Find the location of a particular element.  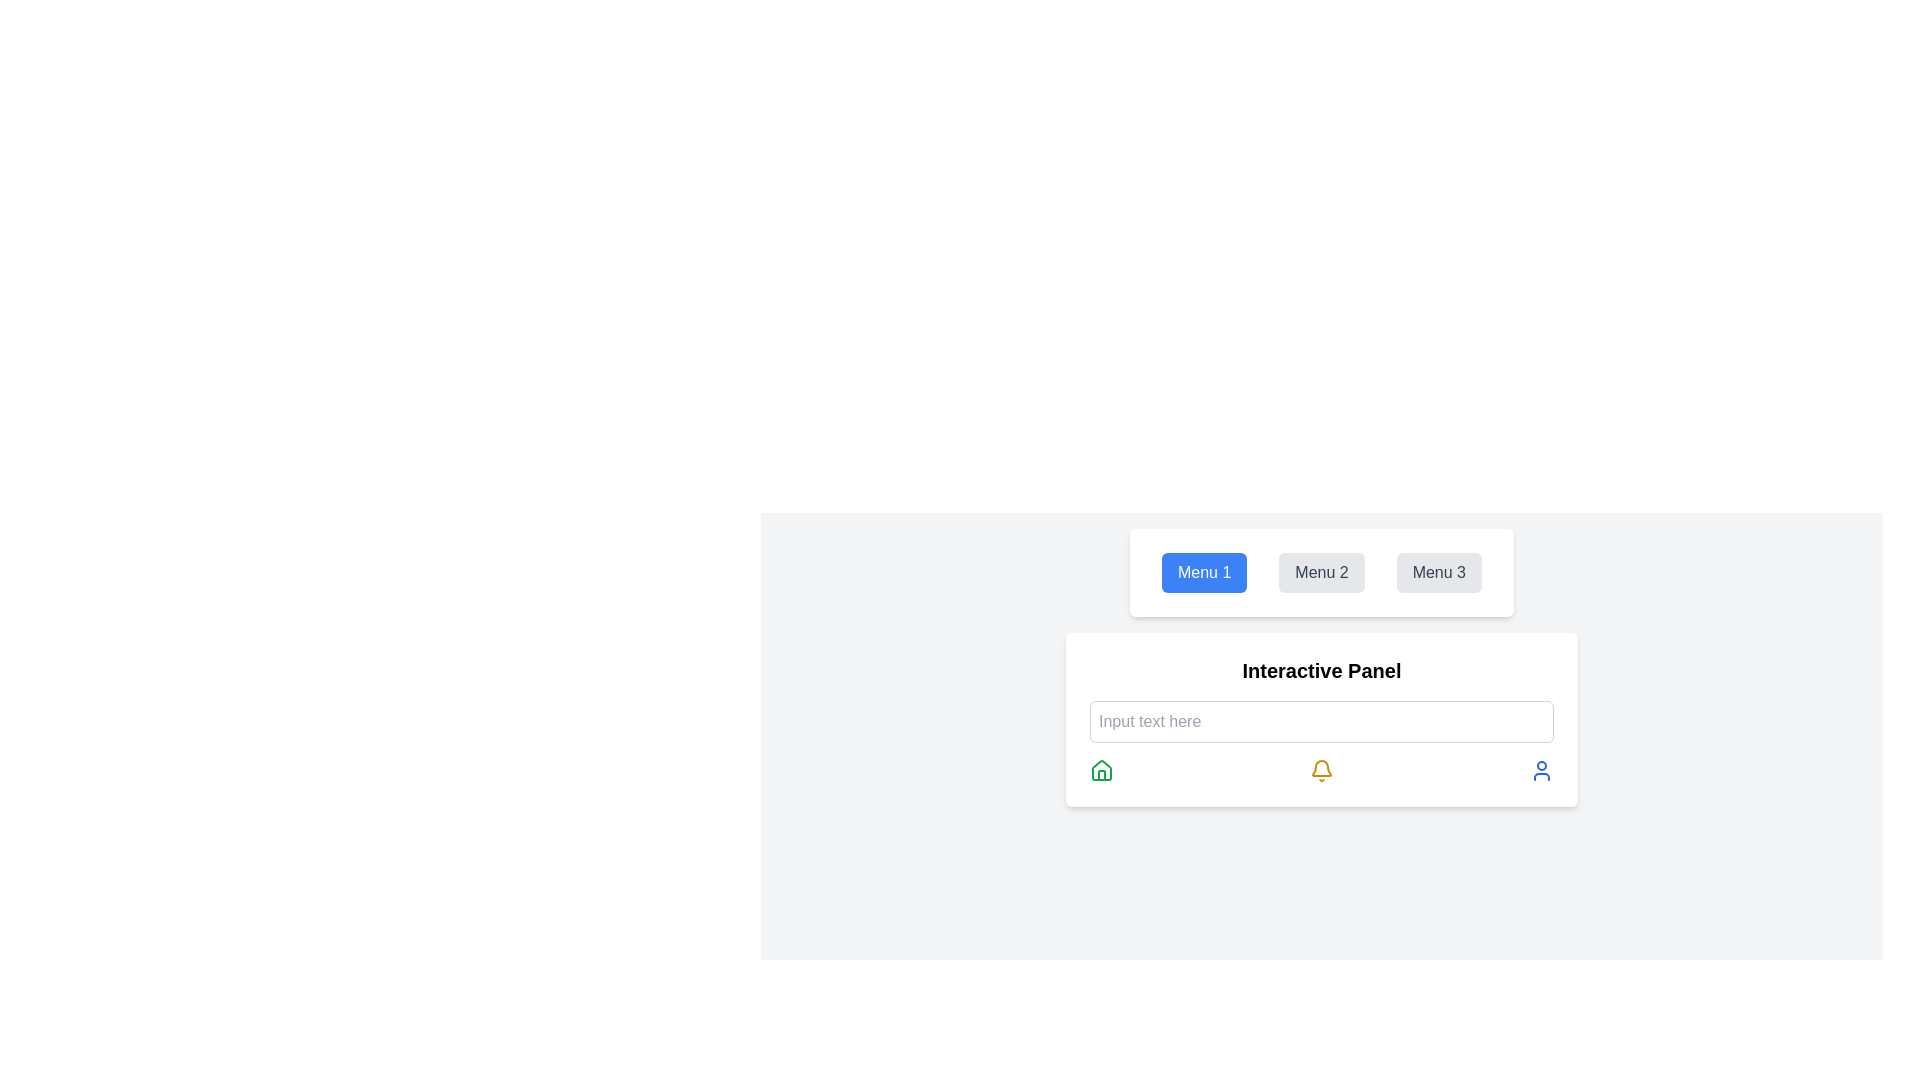

the yellowish bell icon representing notifications located at the bottom middle of the interactive panel is located at coordinates (1321, 767).